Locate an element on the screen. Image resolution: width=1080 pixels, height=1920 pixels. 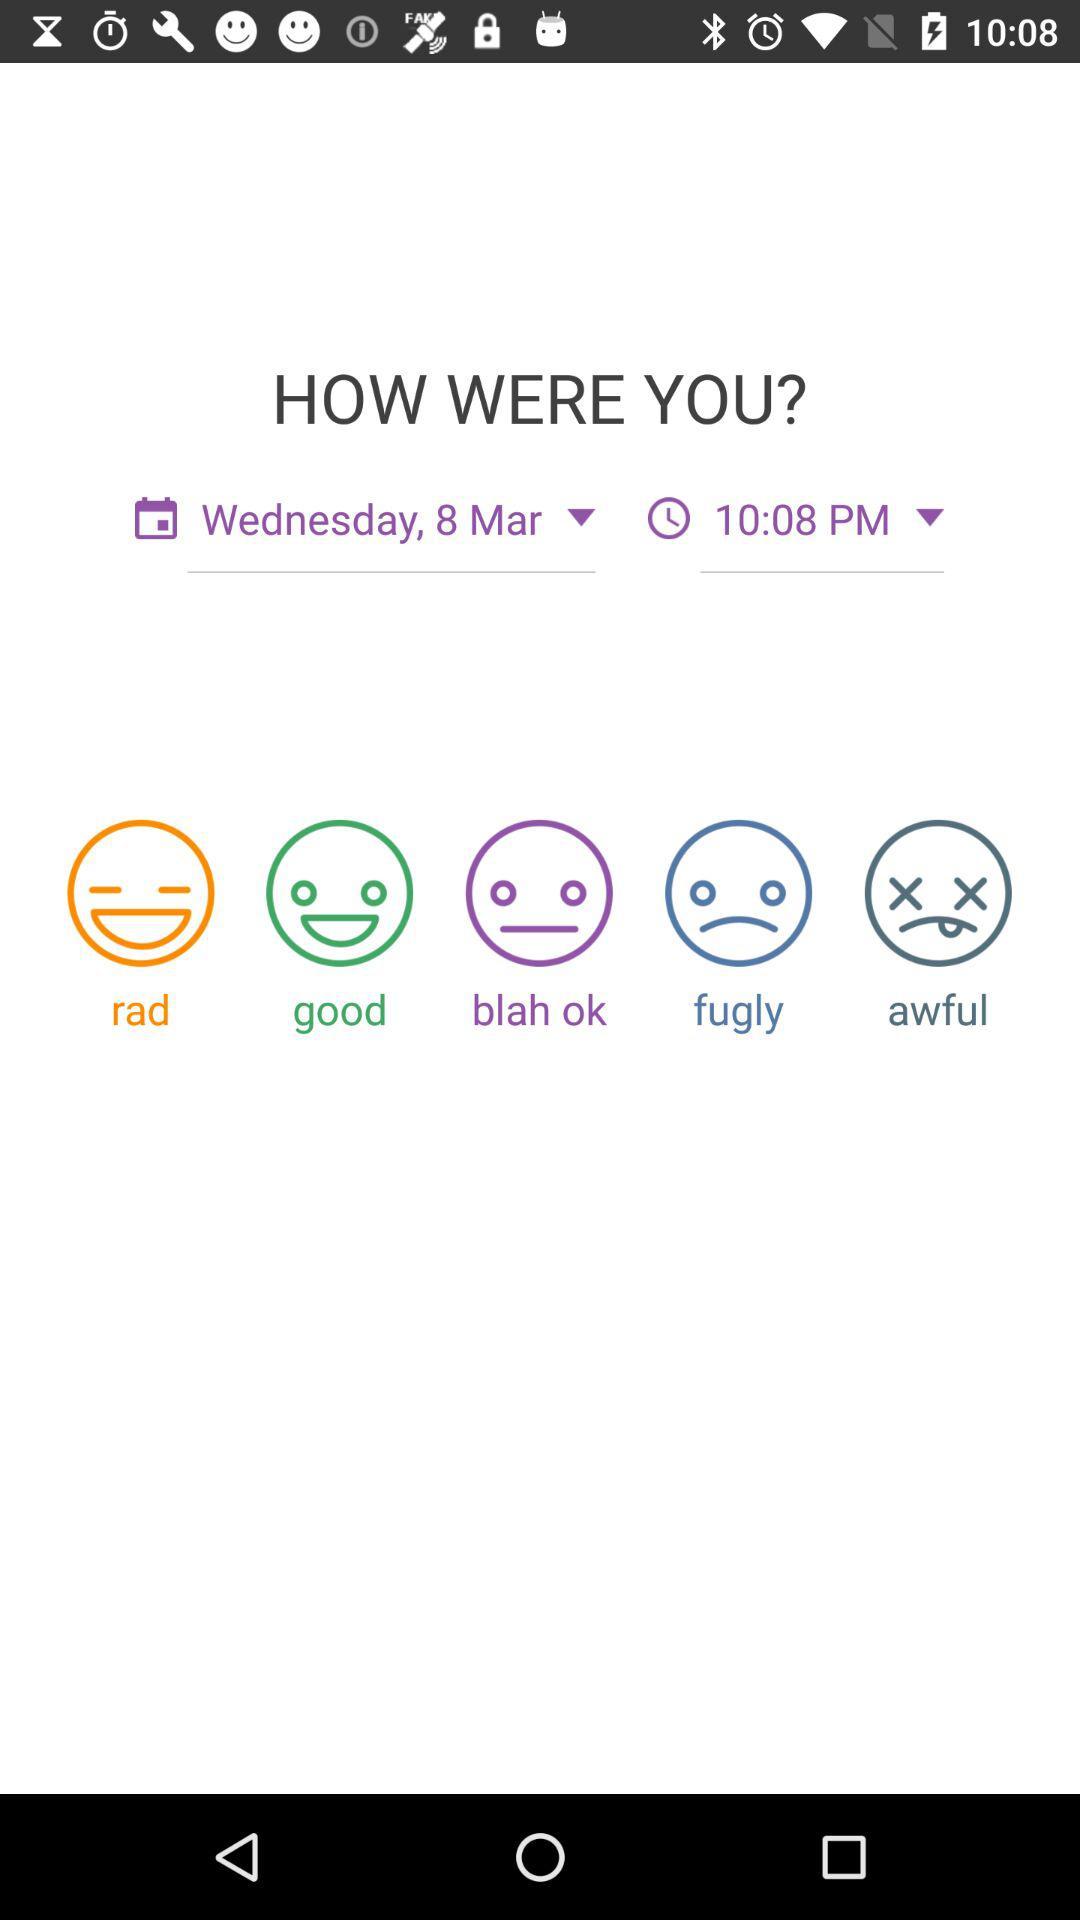
good button is located at coordinates (338, 892).